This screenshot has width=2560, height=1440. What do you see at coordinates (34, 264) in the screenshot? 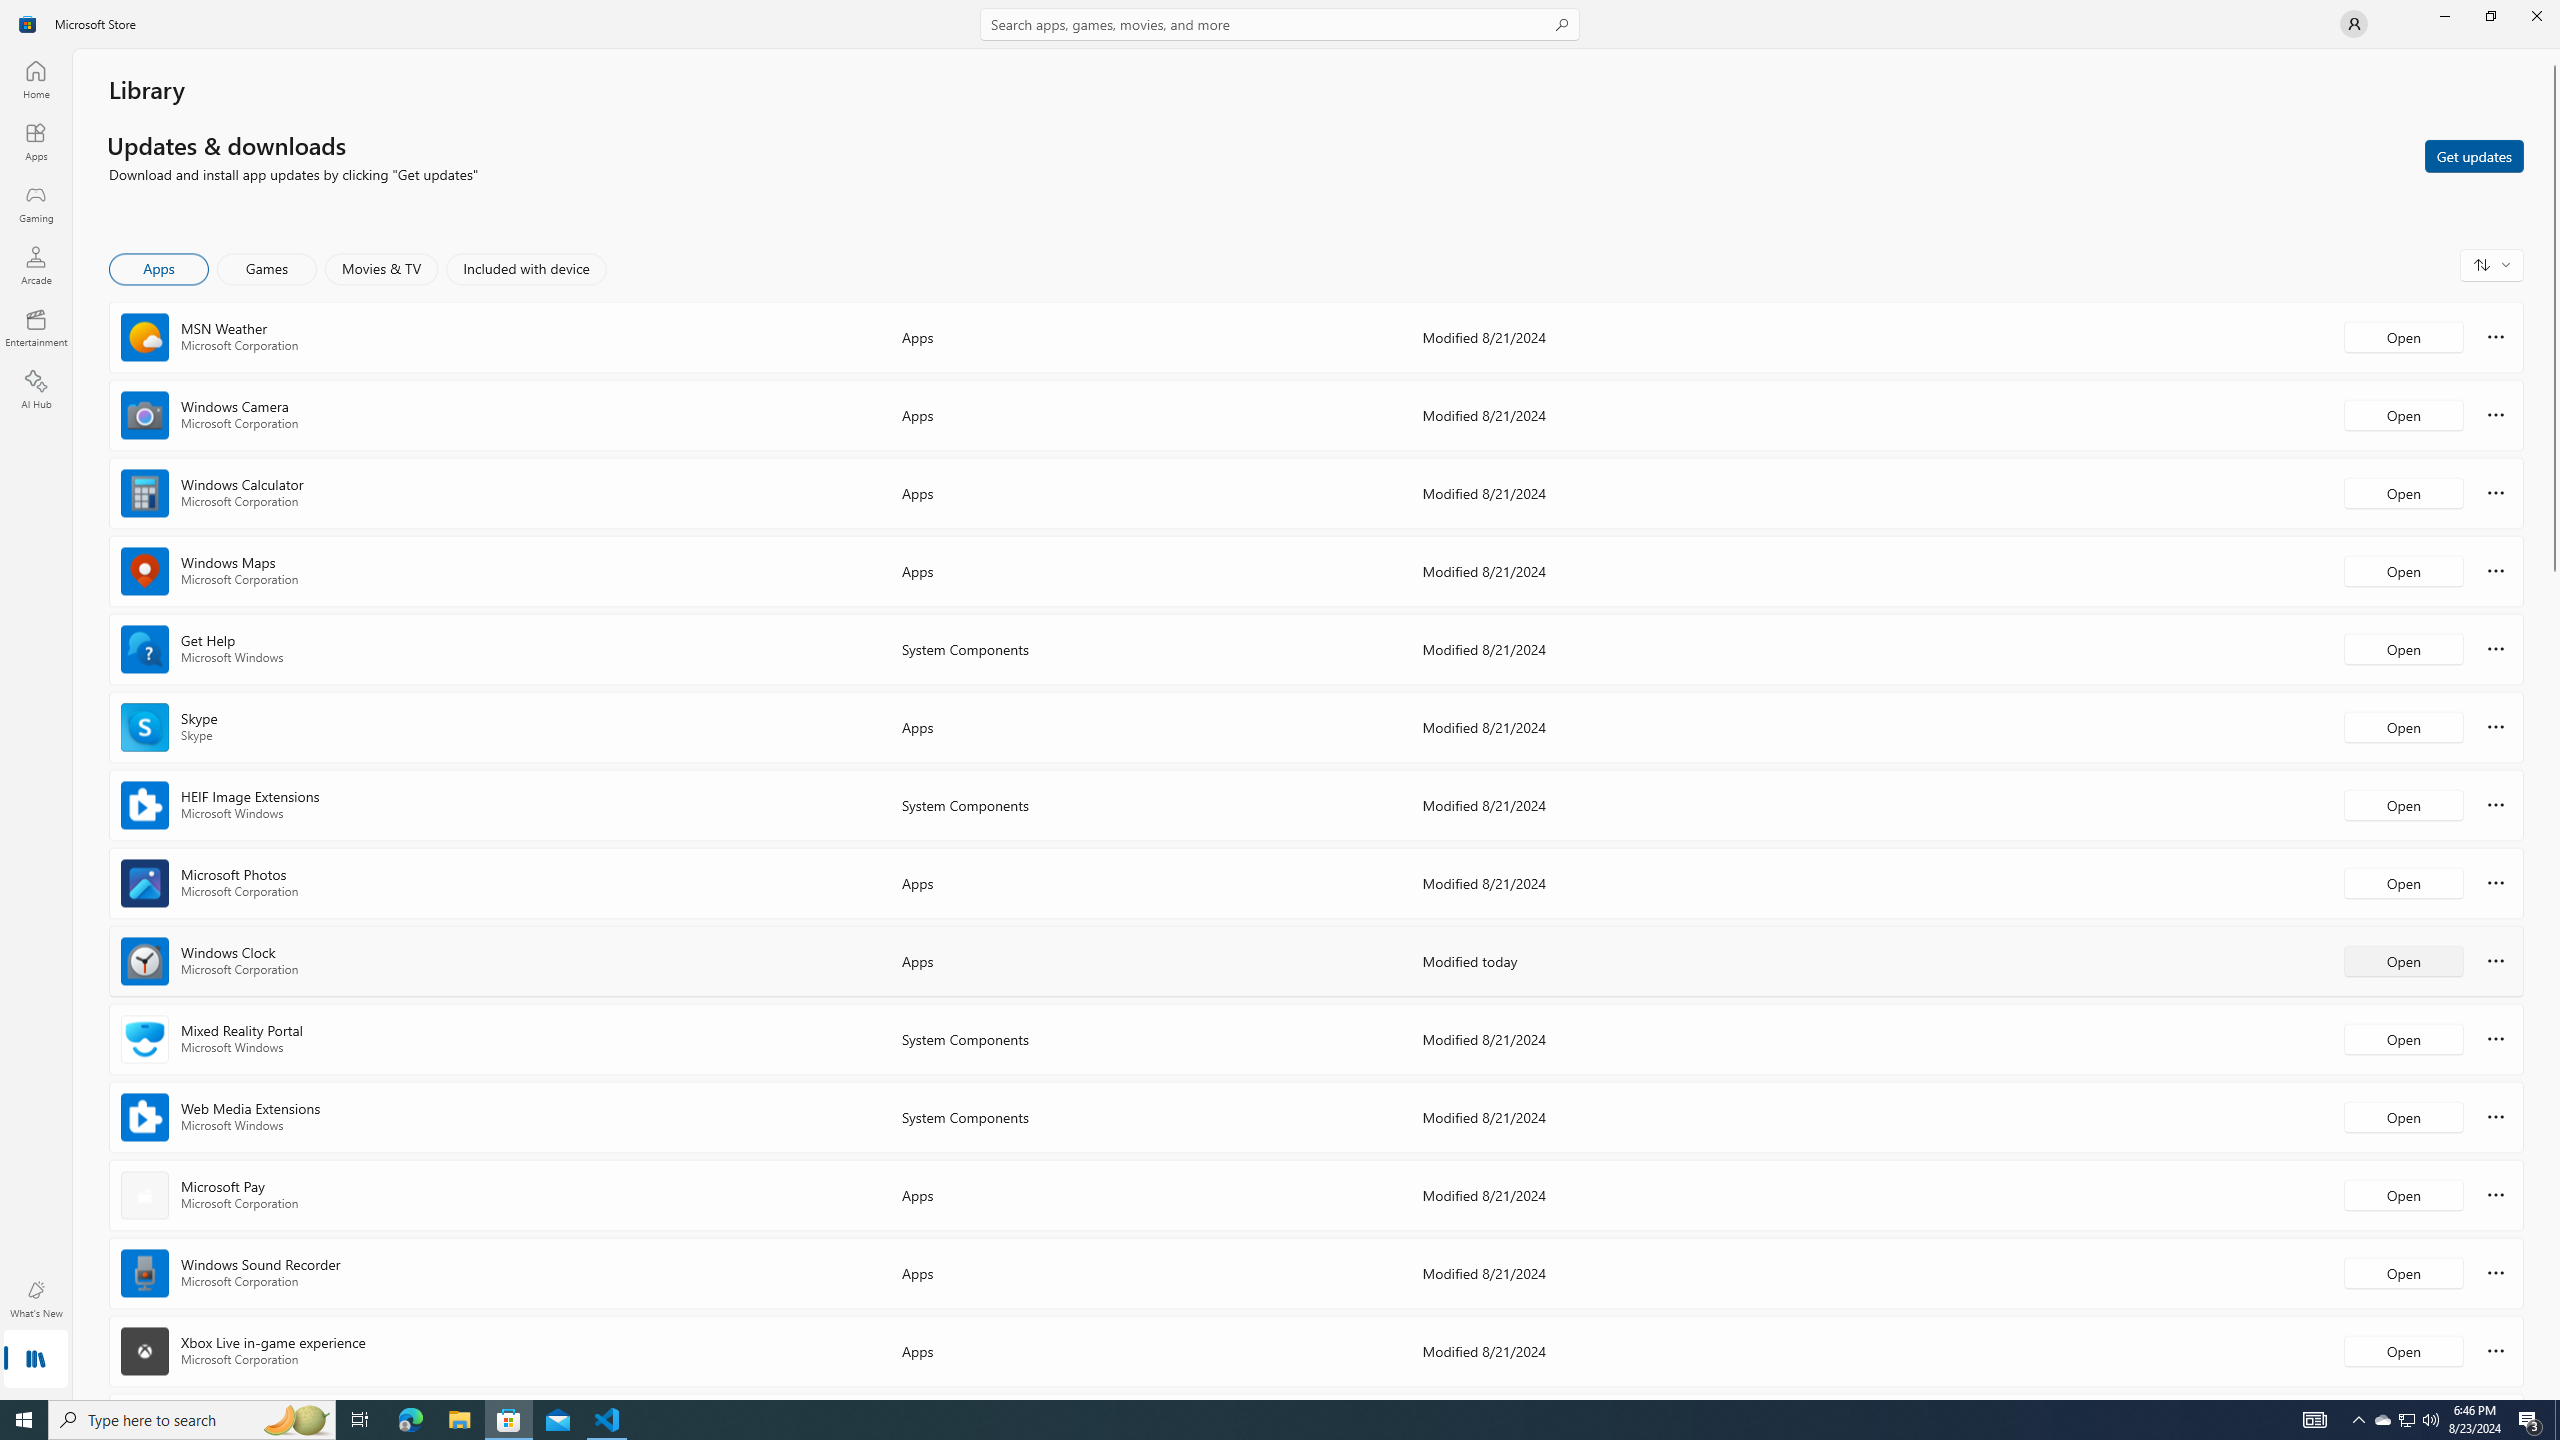
I see `'Arcade'` at bounding box center [34, 264].